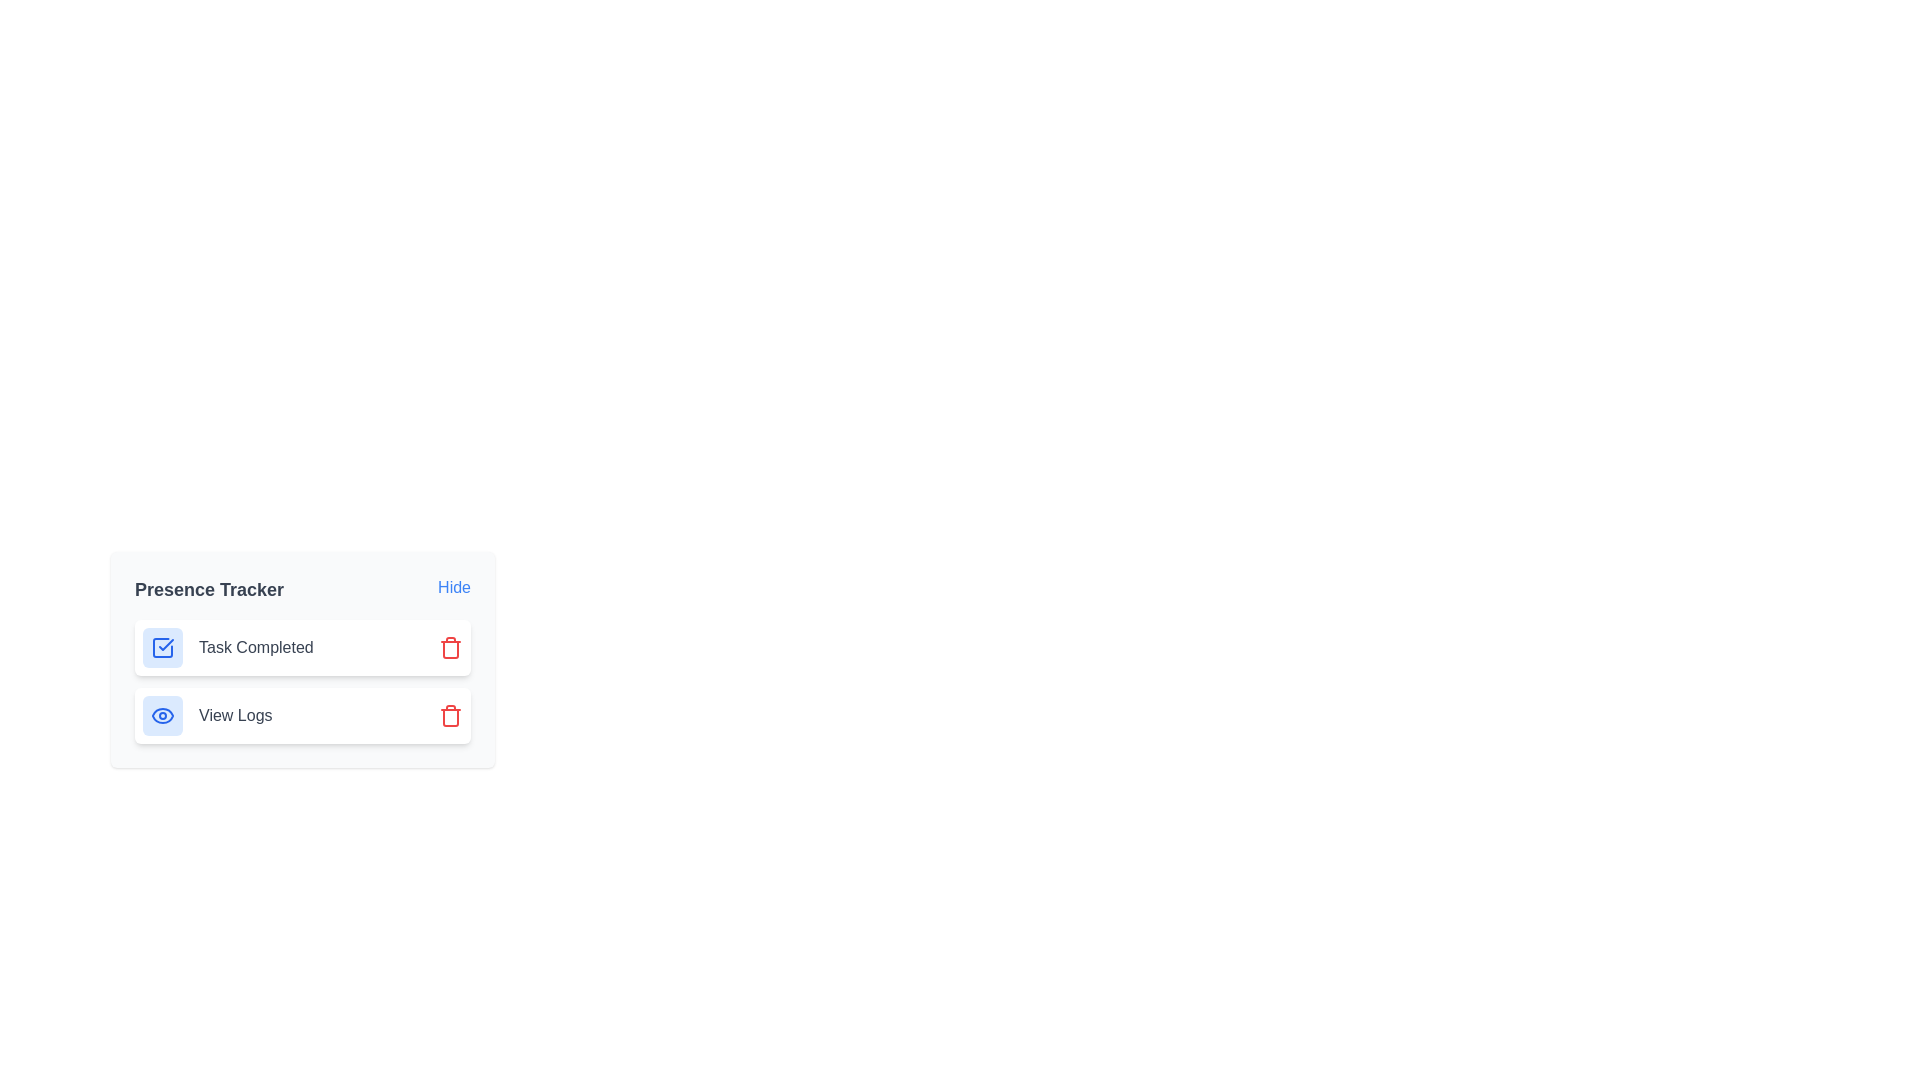 The width and height of the screenshot is (1920, 1080). Describe the element at coordinates (301, 681) in the screenshot. I see `the grouped interactive elements labeled 'Task Completed' and 'View Logs'` at that location.